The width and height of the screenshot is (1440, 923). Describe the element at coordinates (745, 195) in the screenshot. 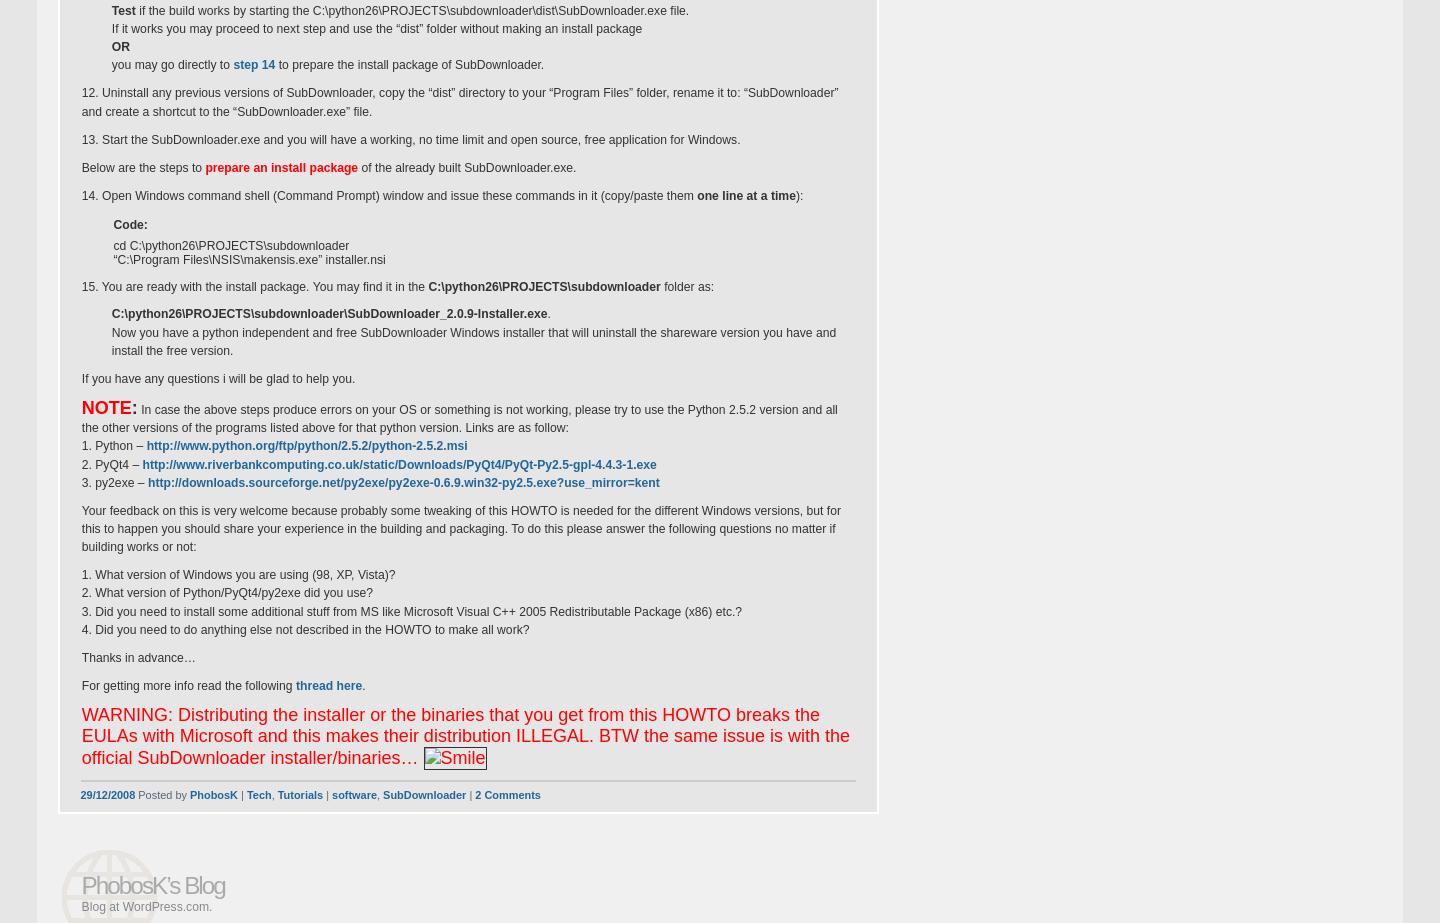

I see `'one line at a time'` at that location.